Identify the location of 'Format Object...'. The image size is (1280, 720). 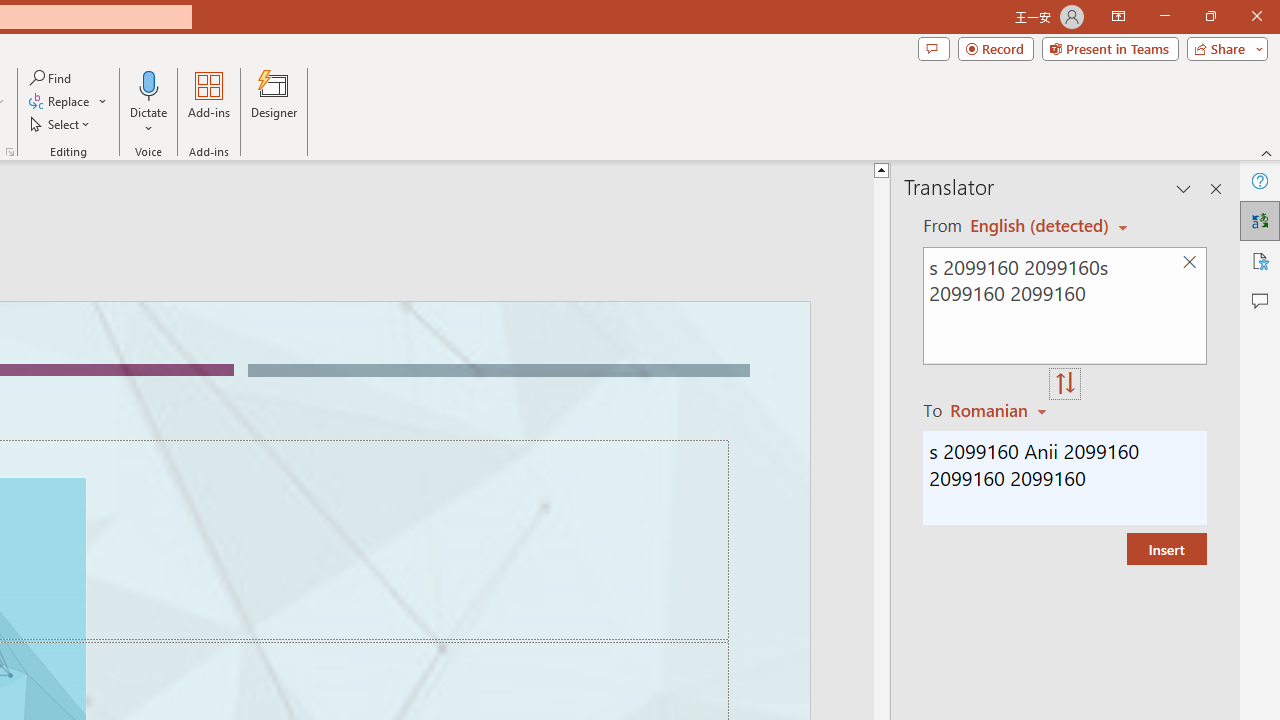
(10, 150).